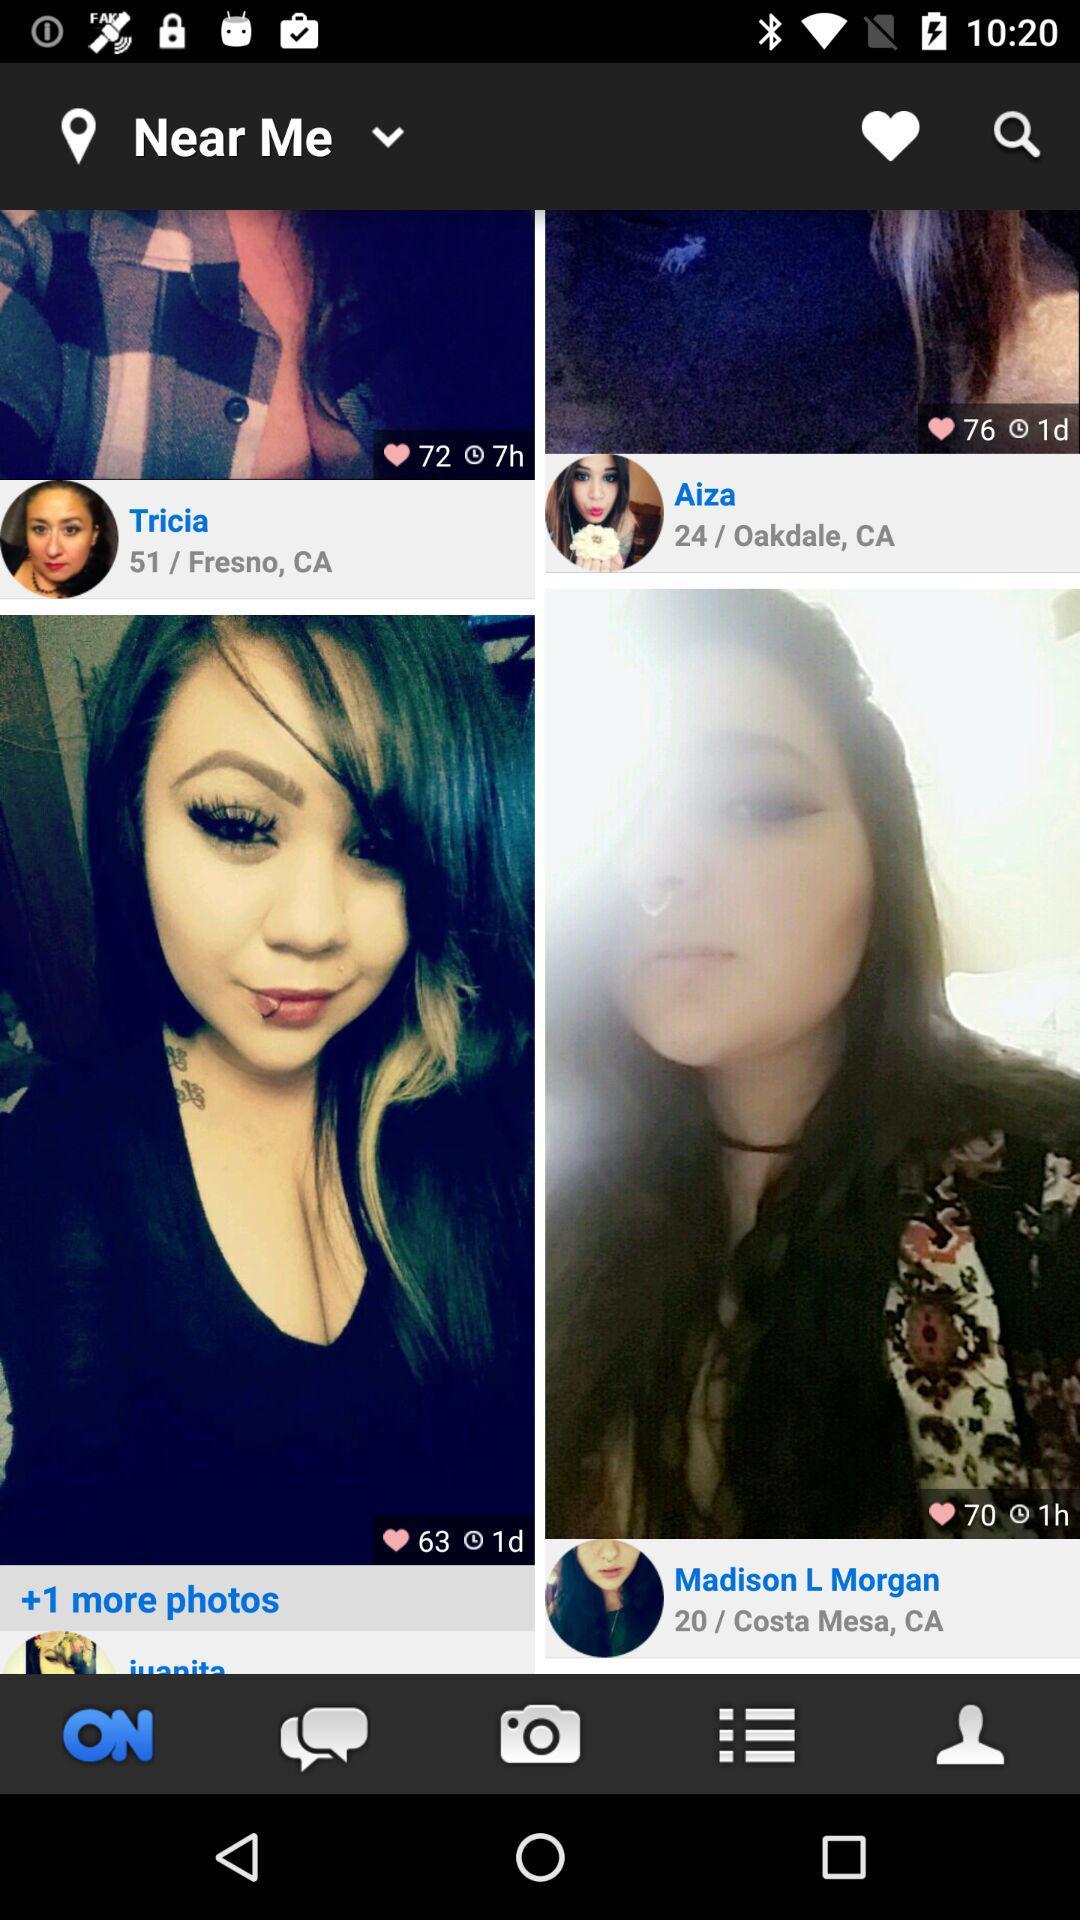 This screenshot has width=1080, height=1920. I want to click on profile, so click(58, 1652).